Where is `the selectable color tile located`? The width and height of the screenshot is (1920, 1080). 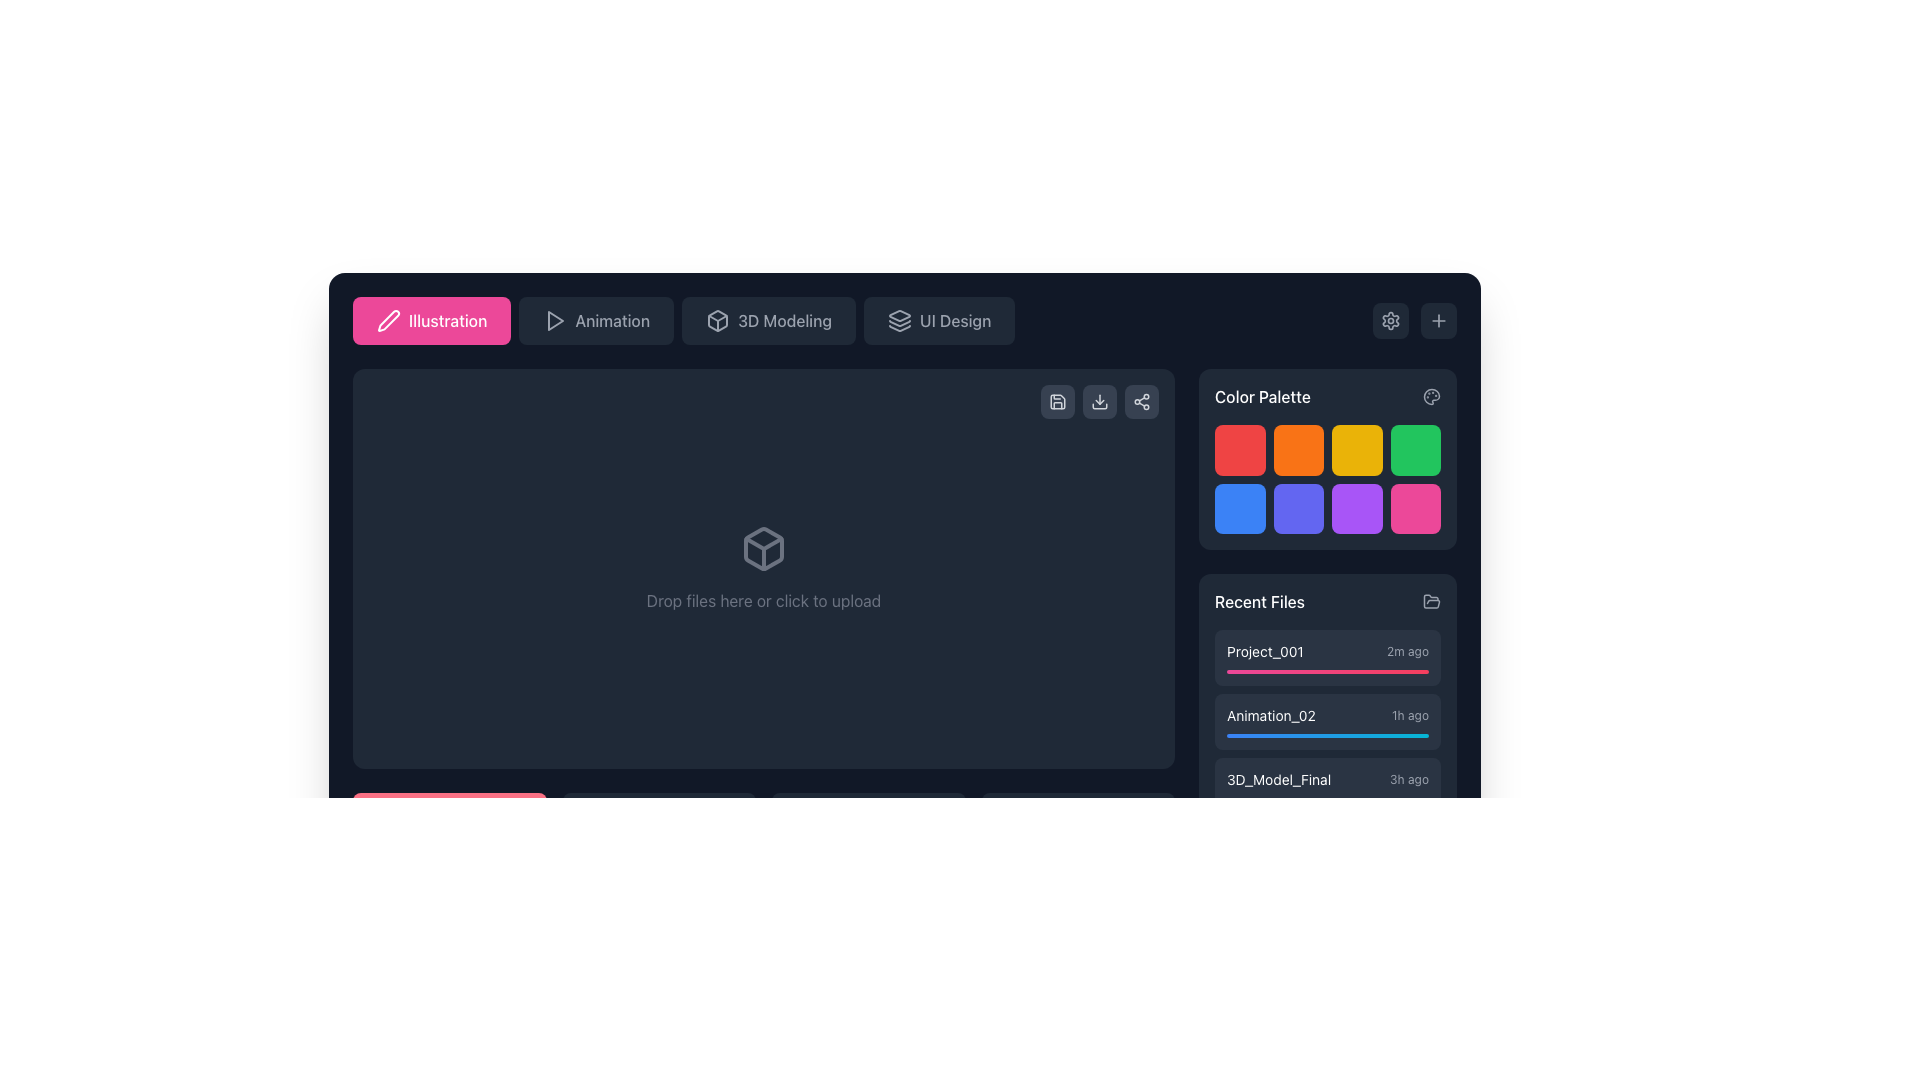 the selectable color tile located is located at coordinates (1239, 507).